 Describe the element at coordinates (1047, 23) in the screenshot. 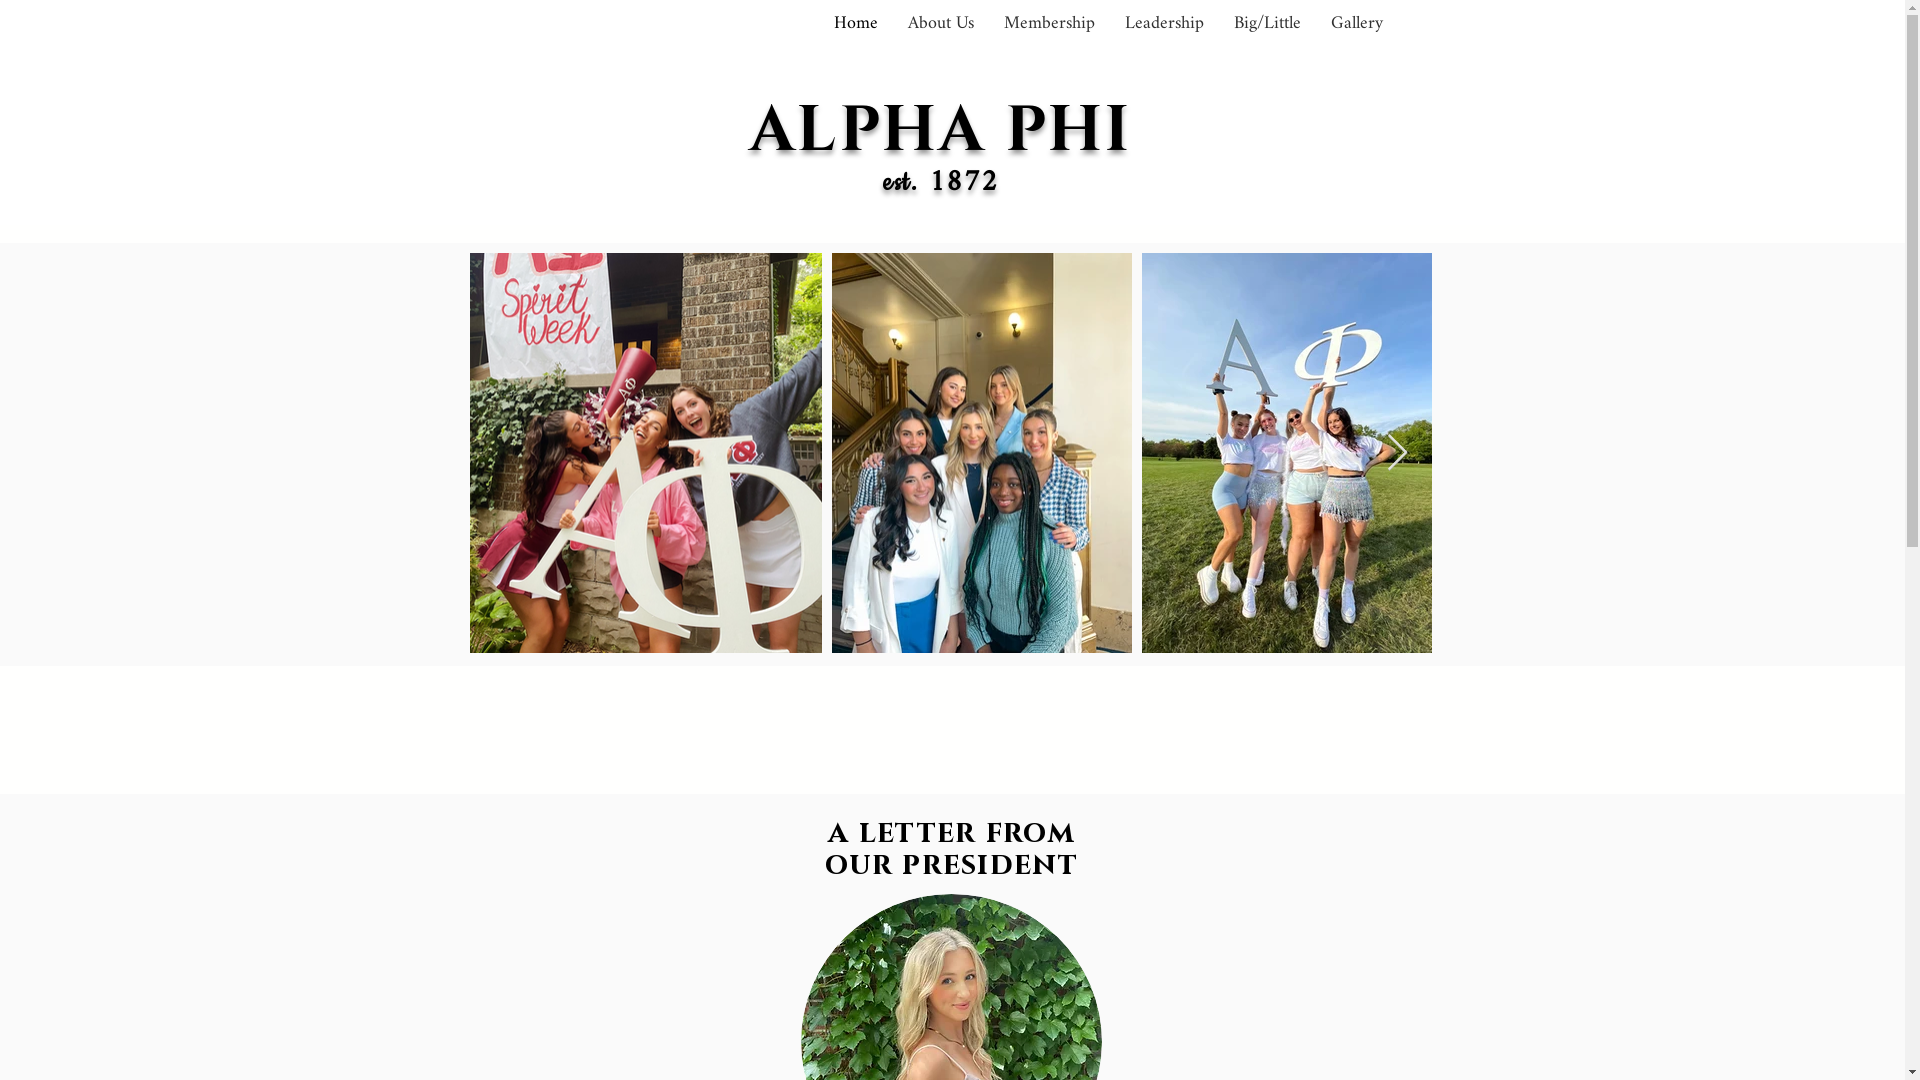

I see `'Membership'` at that location.